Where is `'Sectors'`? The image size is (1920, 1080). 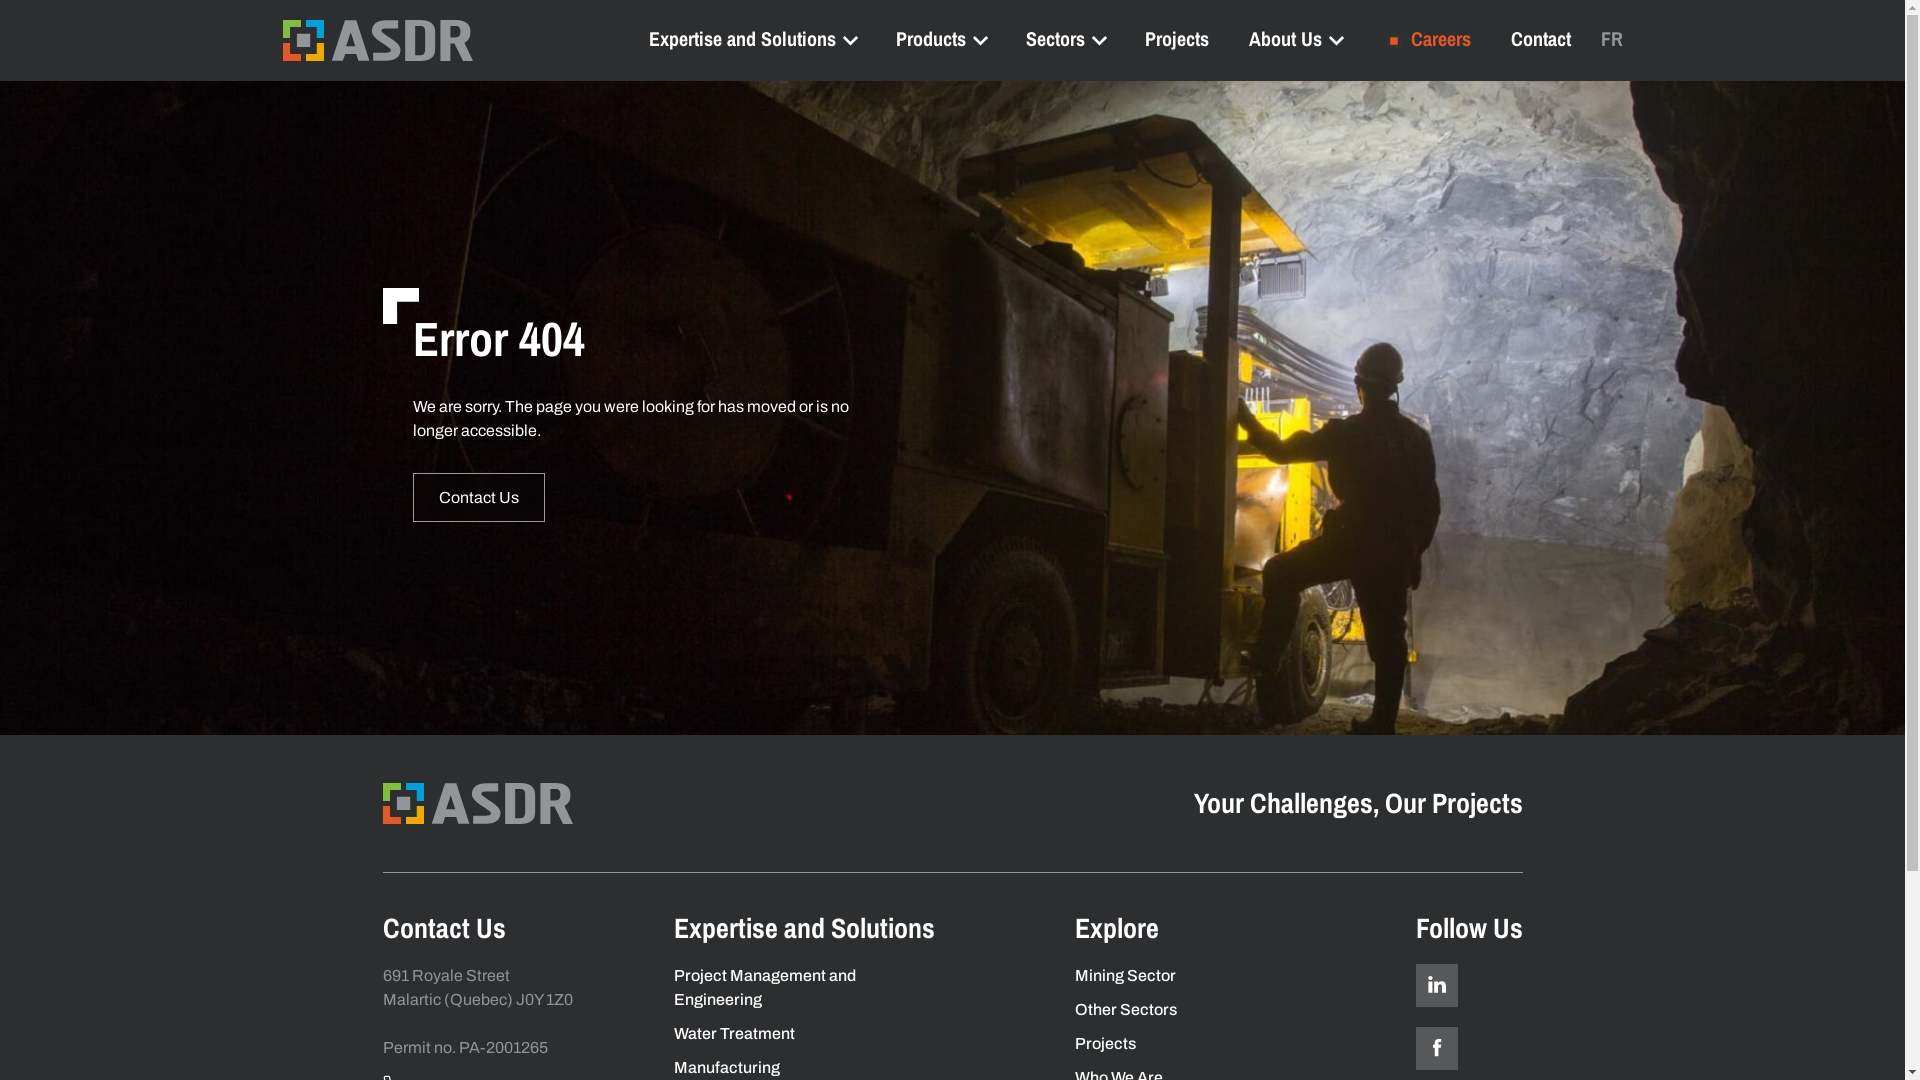 'Sectors' is located at coordinates (1064, 38).